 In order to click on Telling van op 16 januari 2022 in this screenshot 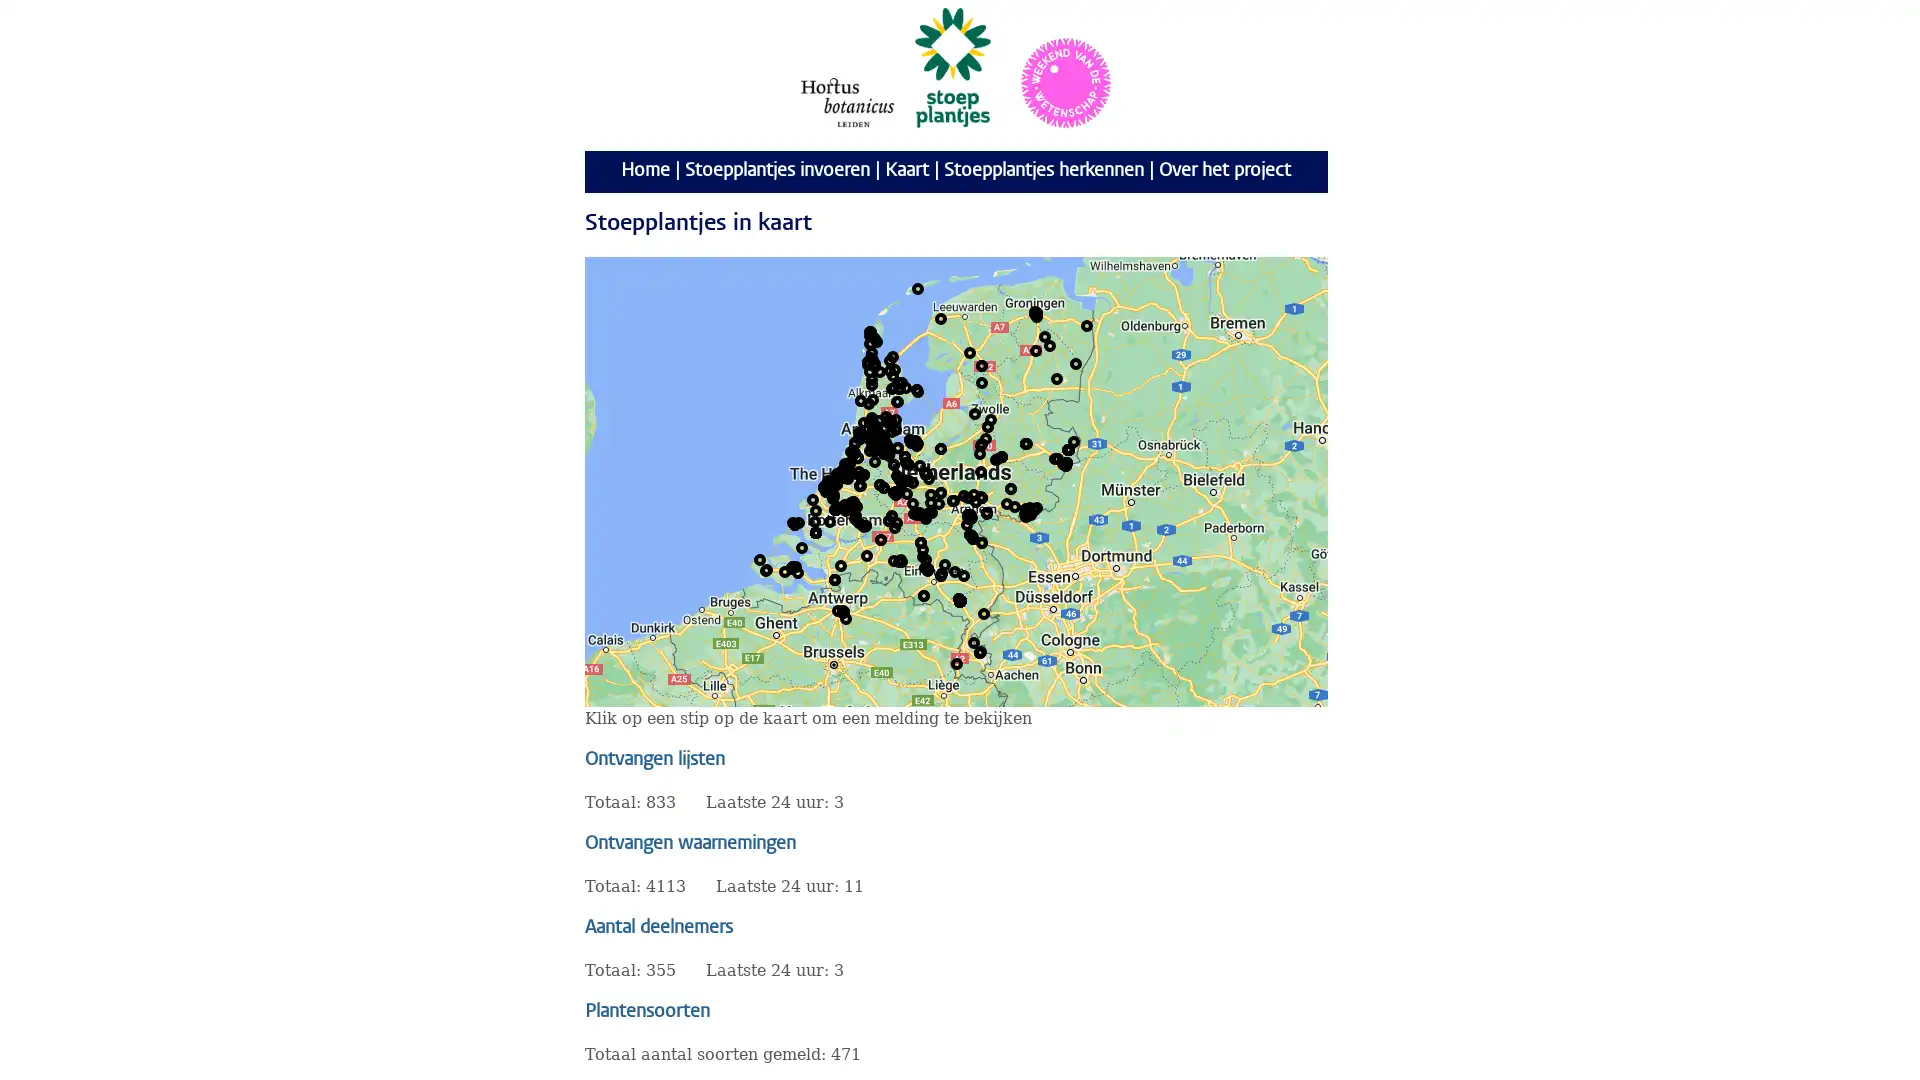, I will do `click(877, 434)`.